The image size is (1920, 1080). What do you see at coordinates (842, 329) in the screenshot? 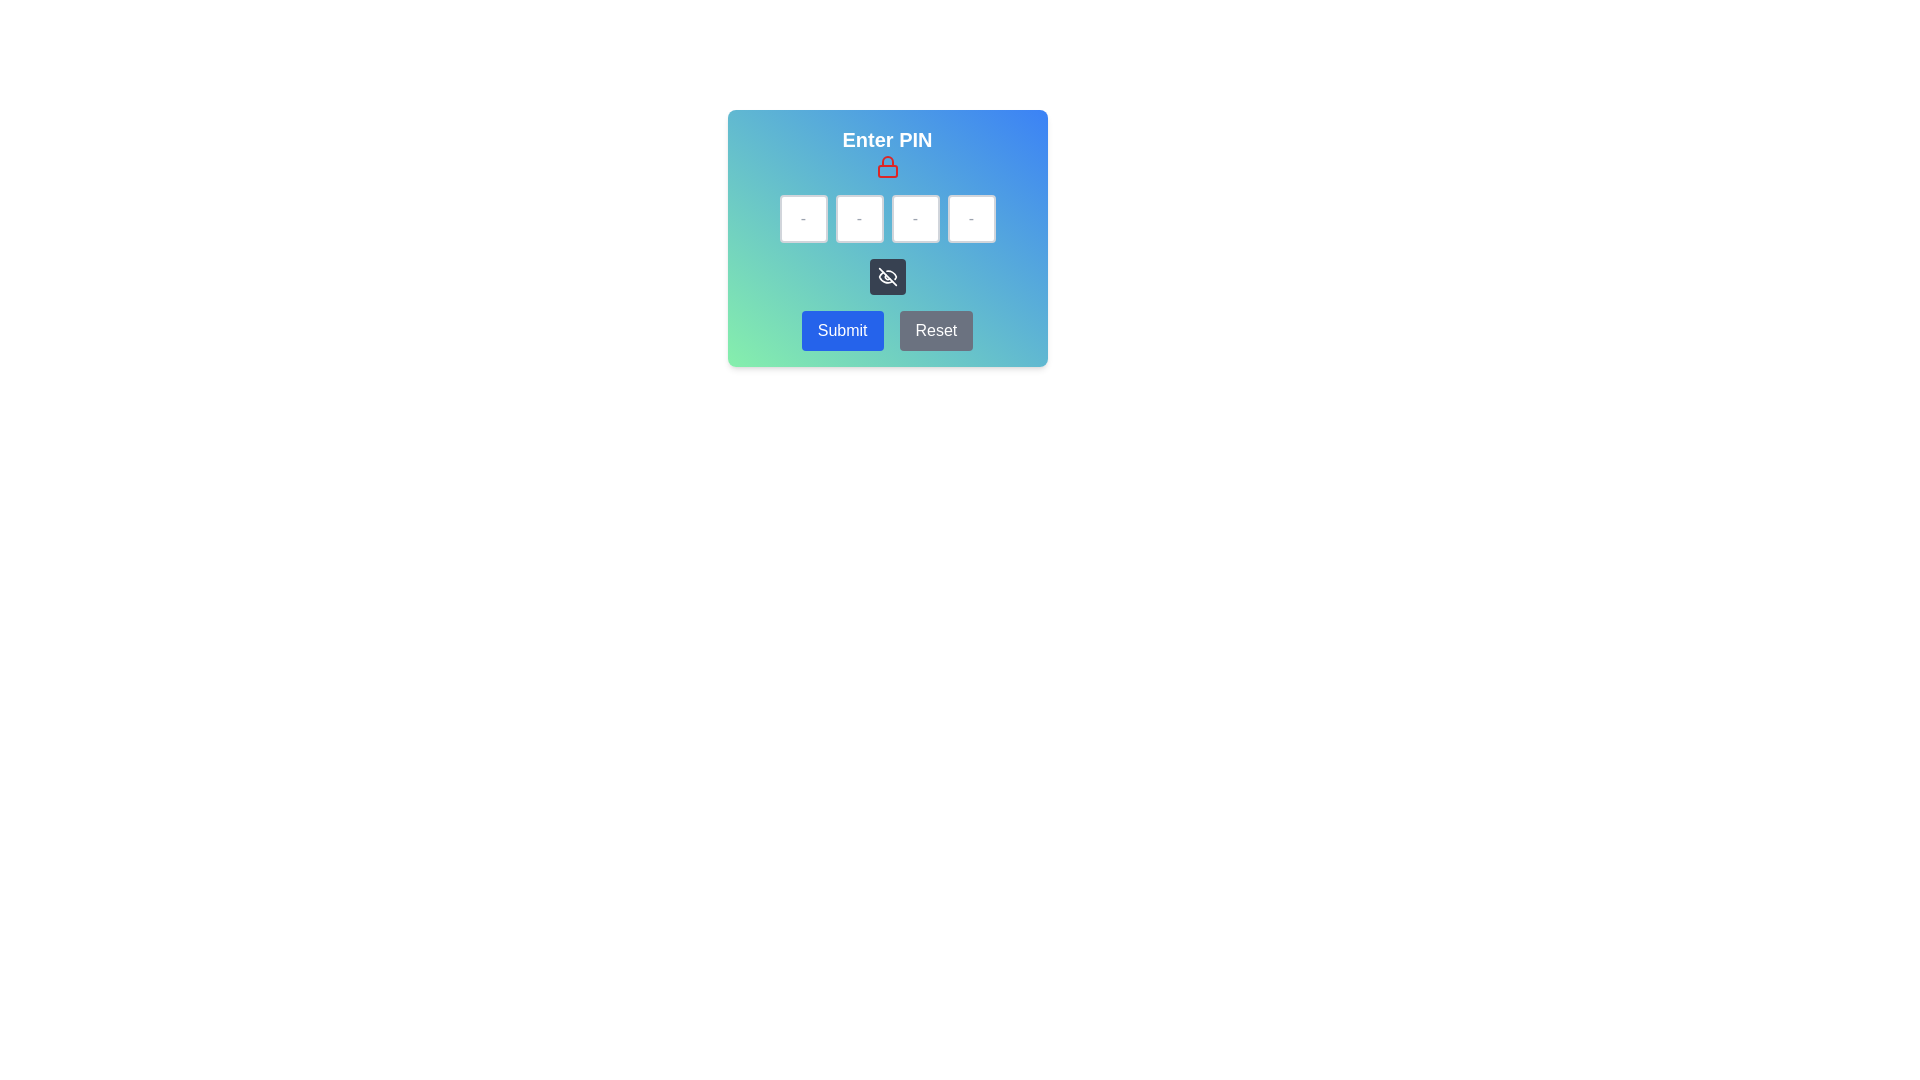
I see `the left submission button located below the PIN entry fields` at bounding box center [842, 329].